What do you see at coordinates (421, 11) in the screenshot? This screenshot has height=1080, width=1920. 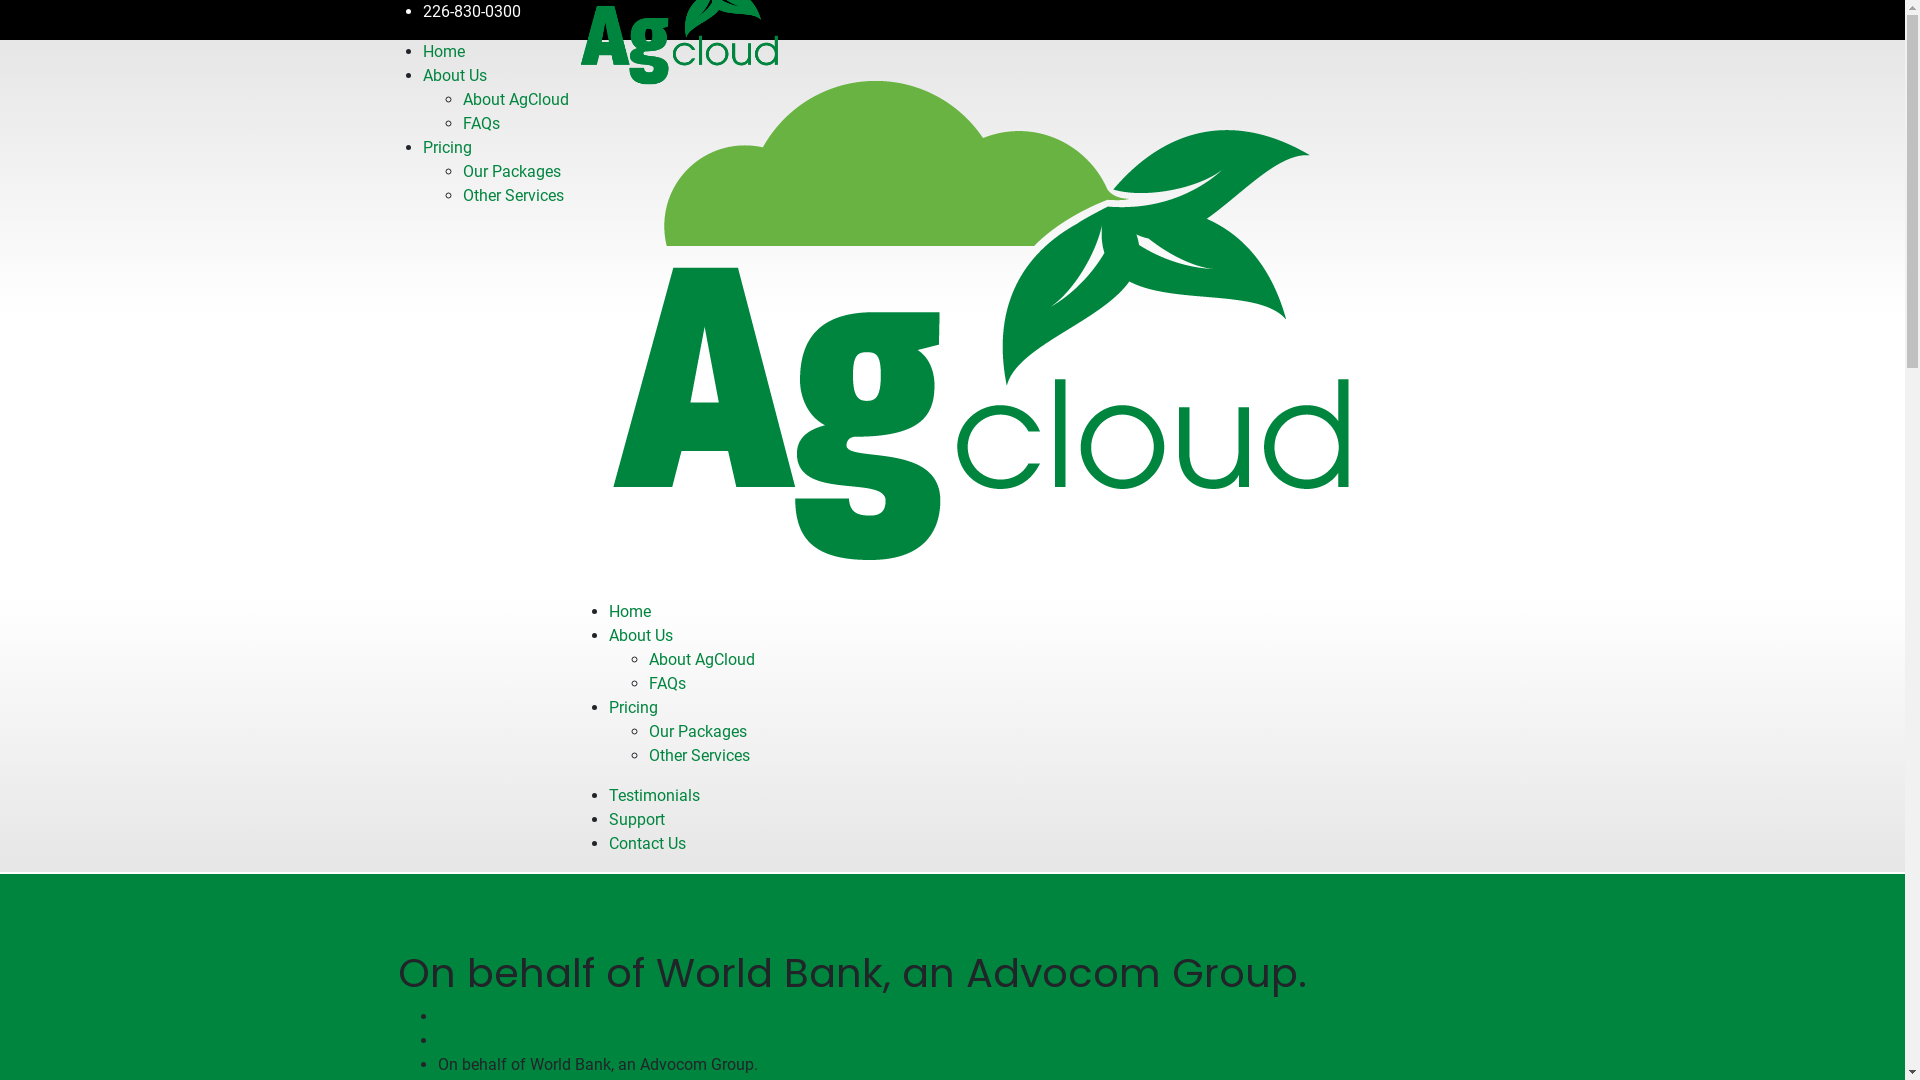 I see `'226-830-0300'` at bounding box center [421, 11].